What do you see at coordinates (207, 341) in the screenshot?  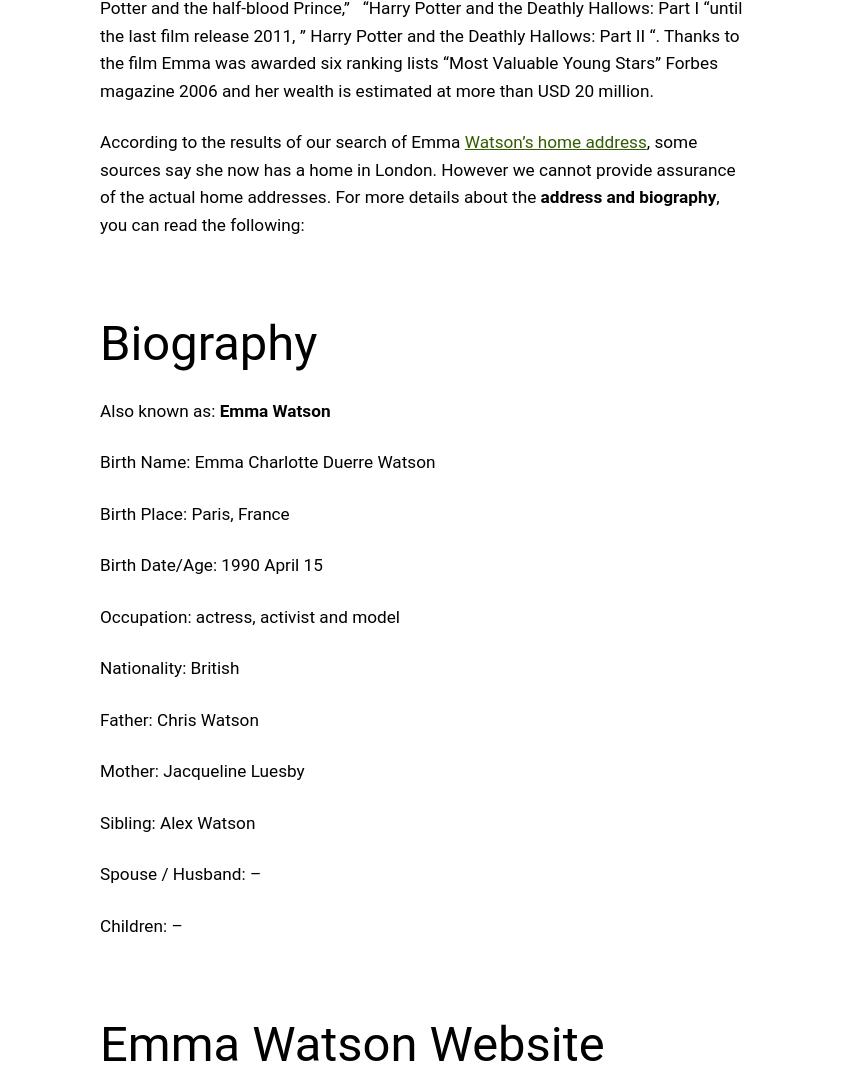 I see `'Biography'` at bounding box center [207, 341].